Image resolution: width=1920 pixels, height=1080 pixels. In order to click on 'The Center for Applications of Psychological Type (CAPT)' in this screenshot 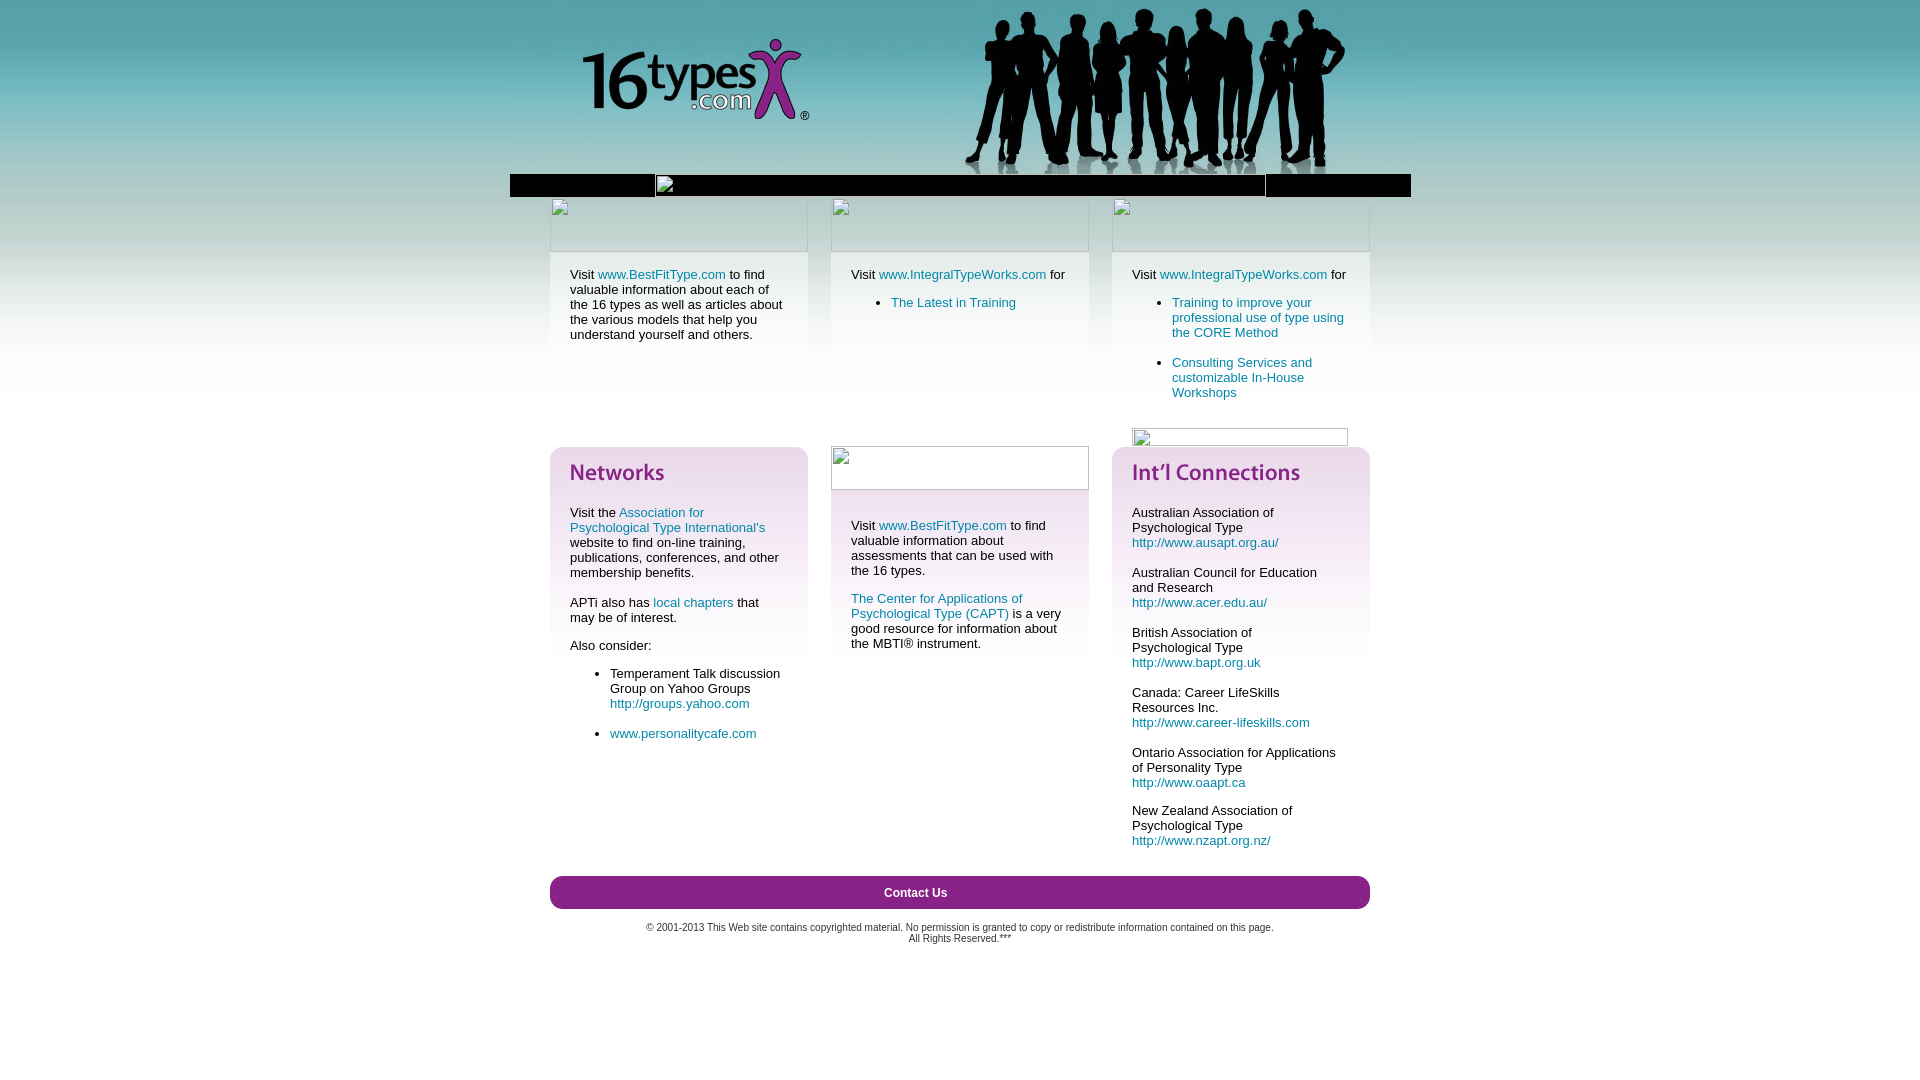, I will do `click(935, 604)`.